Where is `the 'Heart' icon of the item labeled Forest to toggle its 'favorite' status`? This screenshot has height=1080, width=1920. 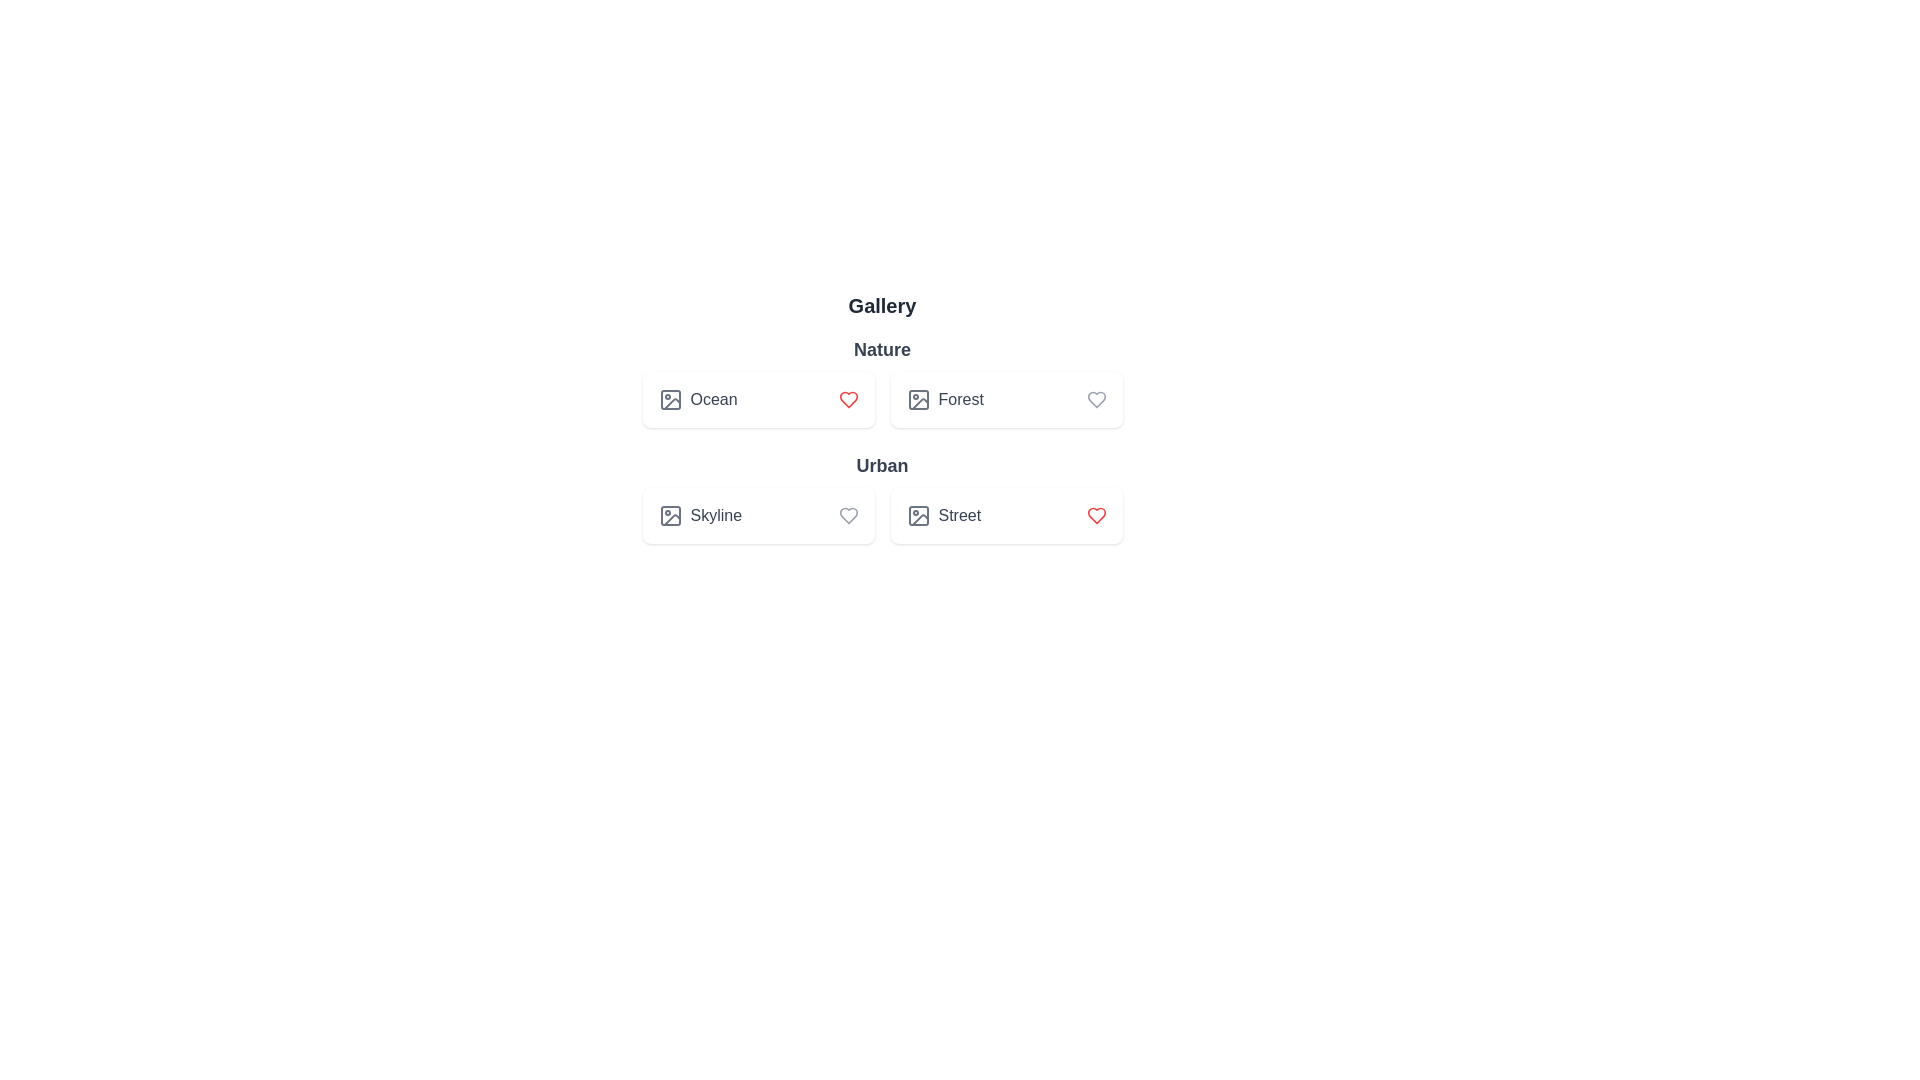 the 'Heart' icon of the item labeled Forest to toggle its 'favorite' status is located at coordinates (1095, 400).